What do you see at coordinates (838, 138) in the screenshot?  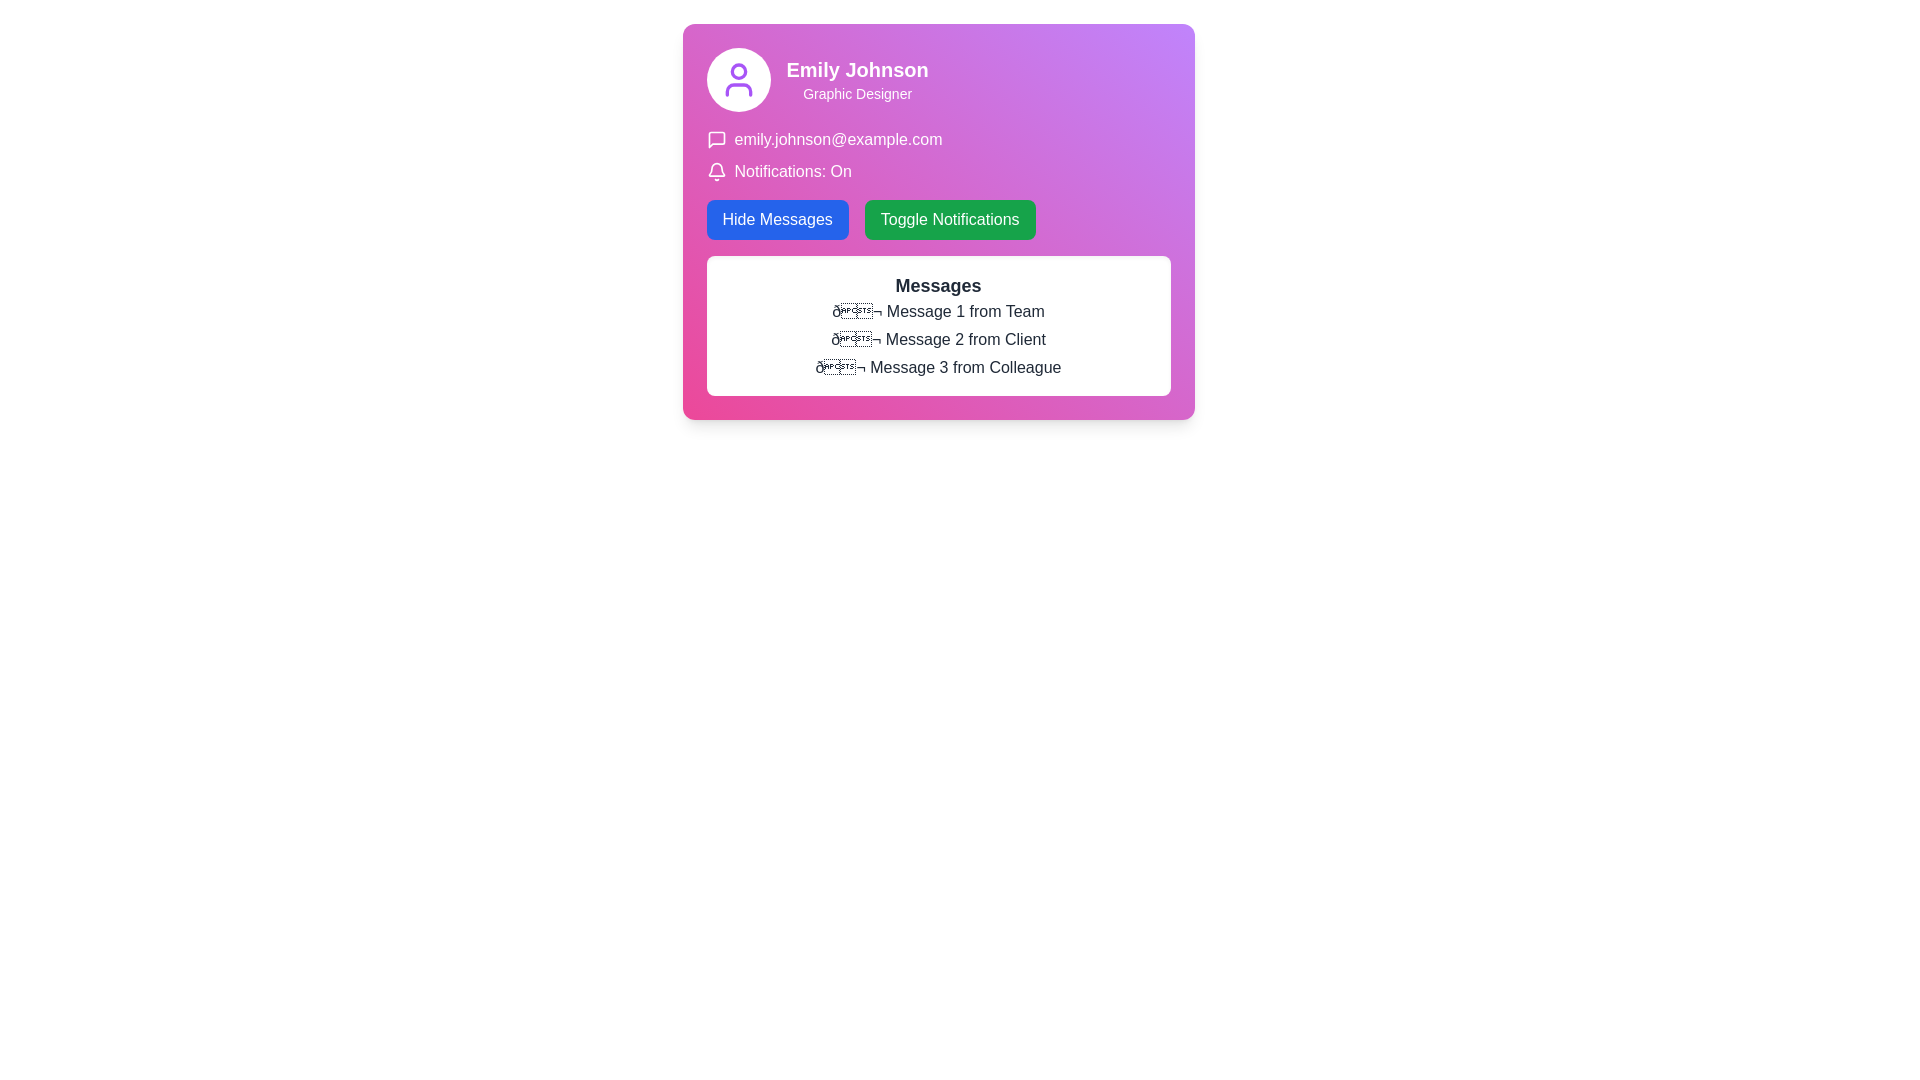 I see `the non-interactive email address text, which is located to the right of a message bubble icon and above the 'Notifications: On' text` at bounding box center [838, 138].